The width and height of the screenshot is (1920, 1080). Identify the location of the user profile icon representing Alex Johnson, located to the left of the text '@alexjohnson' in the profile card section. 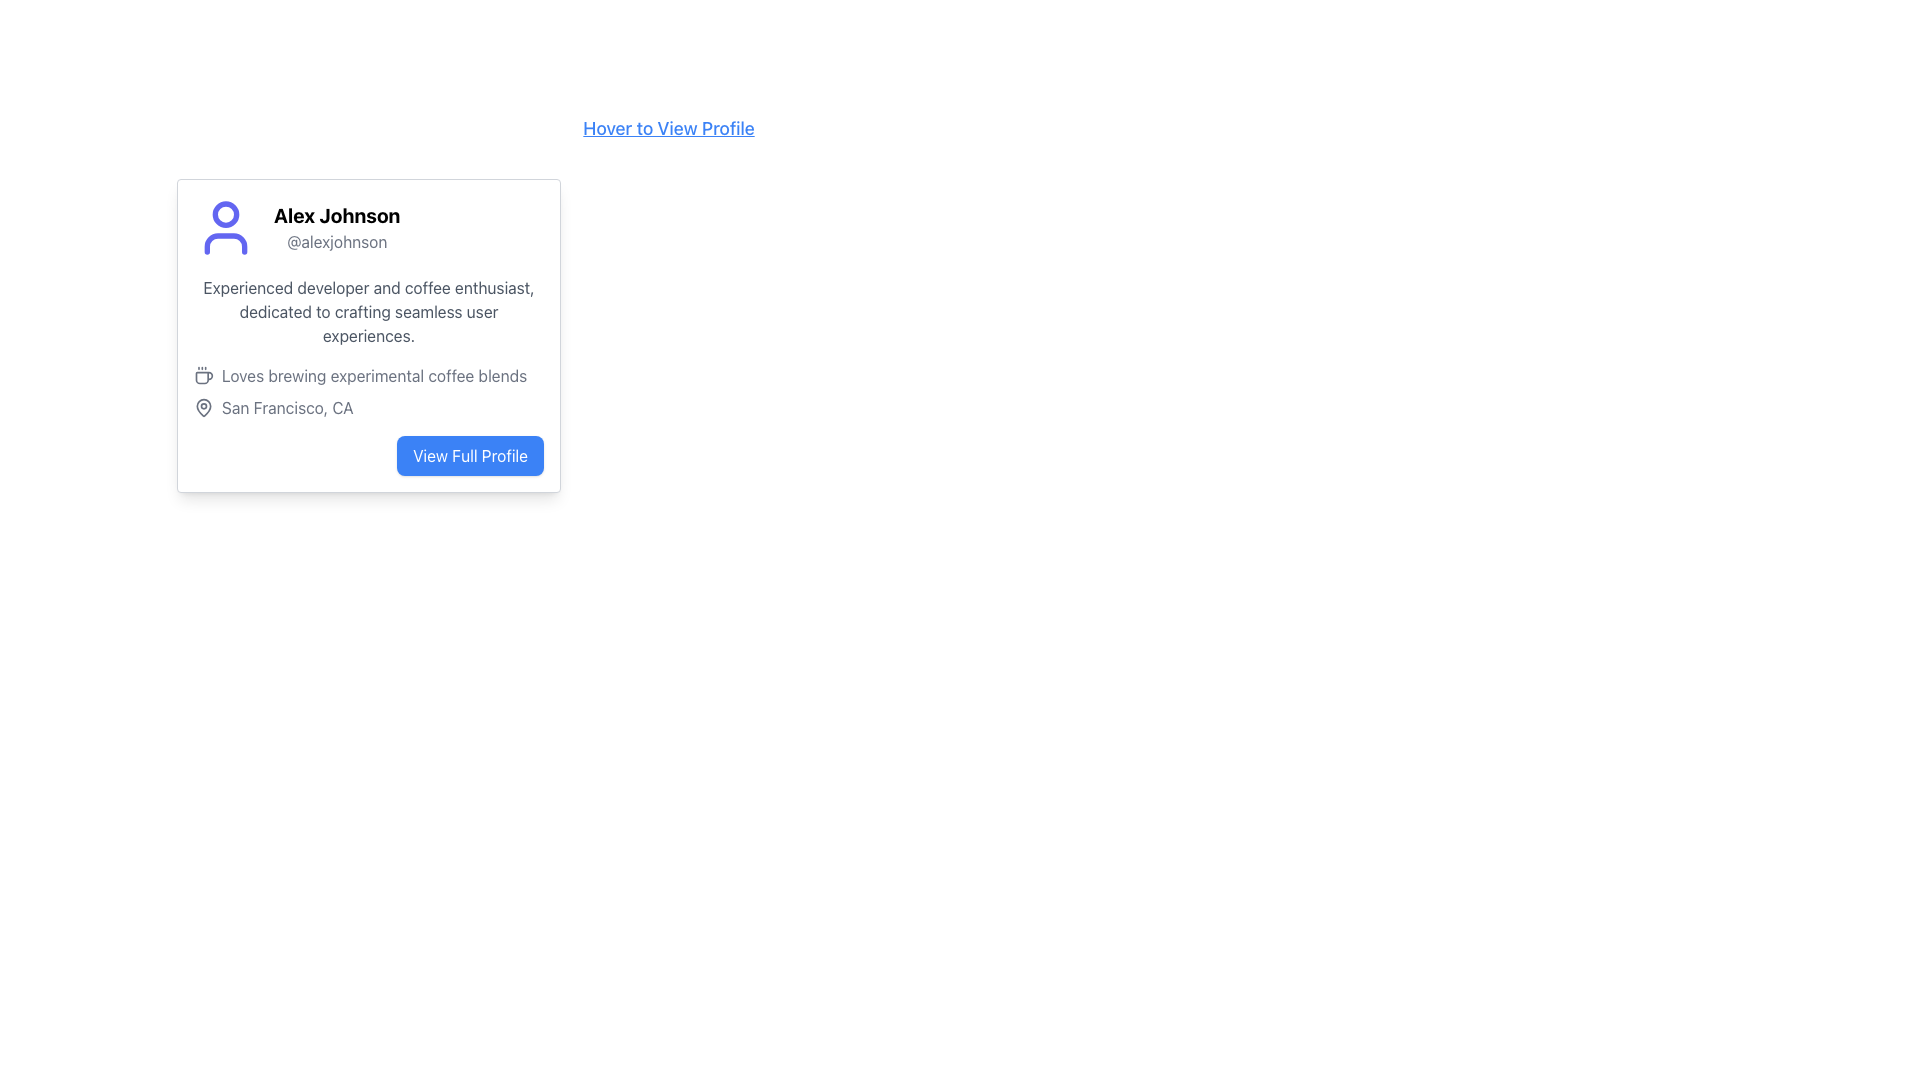
(225, 226).